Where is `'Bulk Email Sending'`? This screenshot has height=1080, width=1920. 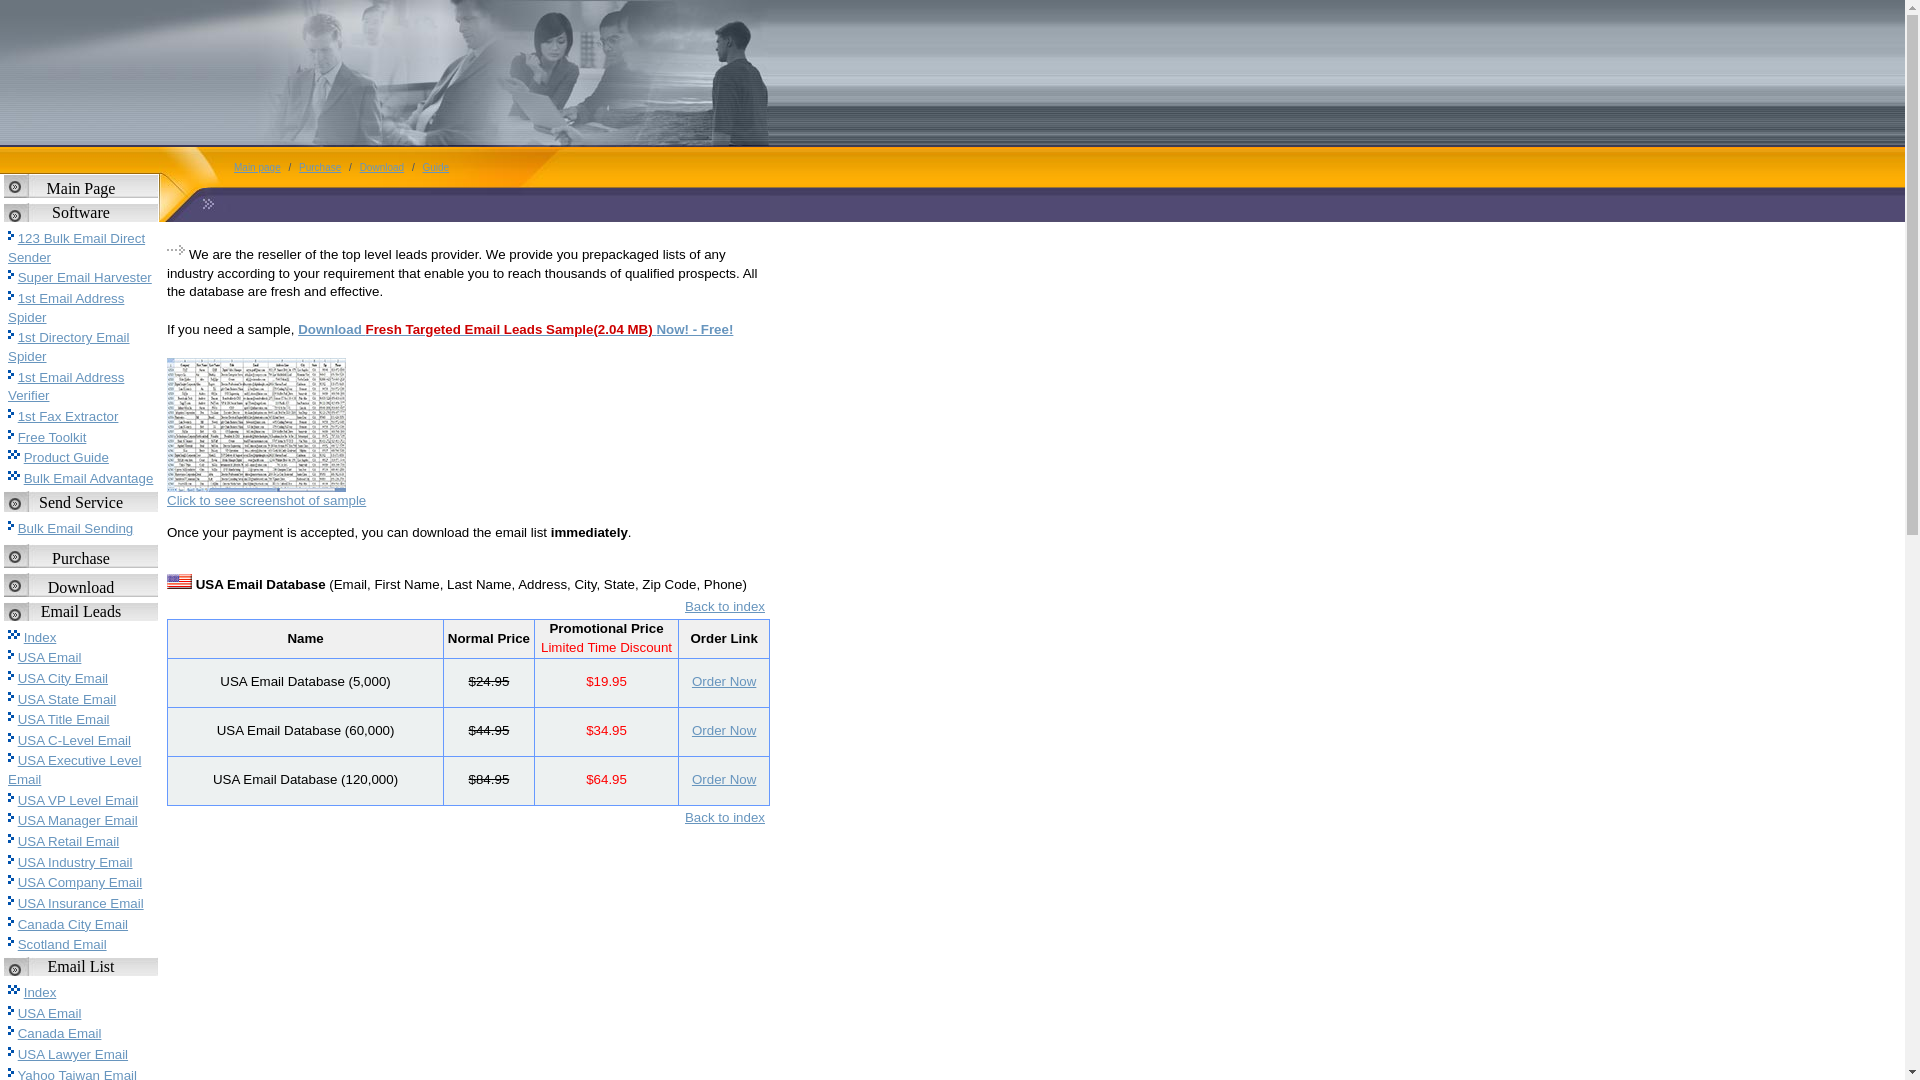 'Bulk Email Sending' is located at coordinates (18, 527).